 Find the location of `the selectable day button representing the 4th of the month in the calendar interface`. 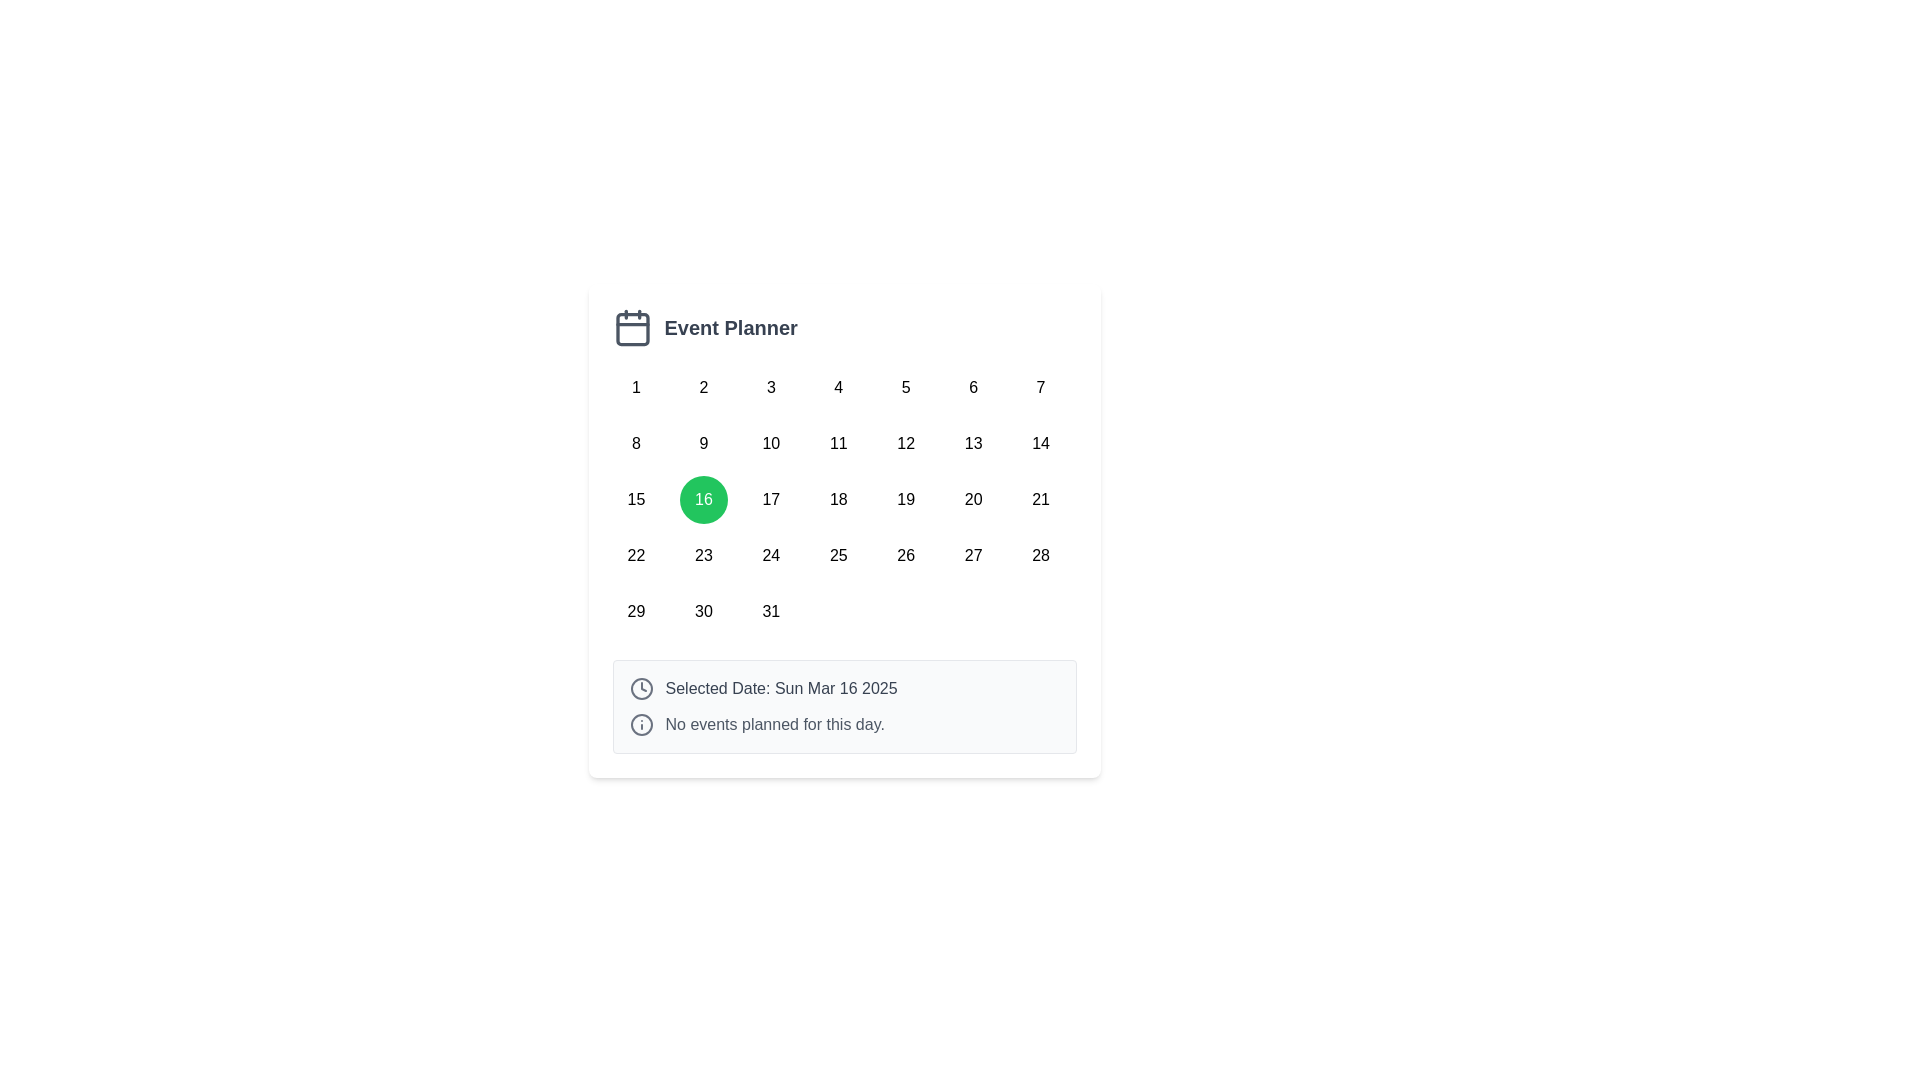

the selectable day button representing the 4th of the month in the calendar interface is located at coordinates (838, 388).